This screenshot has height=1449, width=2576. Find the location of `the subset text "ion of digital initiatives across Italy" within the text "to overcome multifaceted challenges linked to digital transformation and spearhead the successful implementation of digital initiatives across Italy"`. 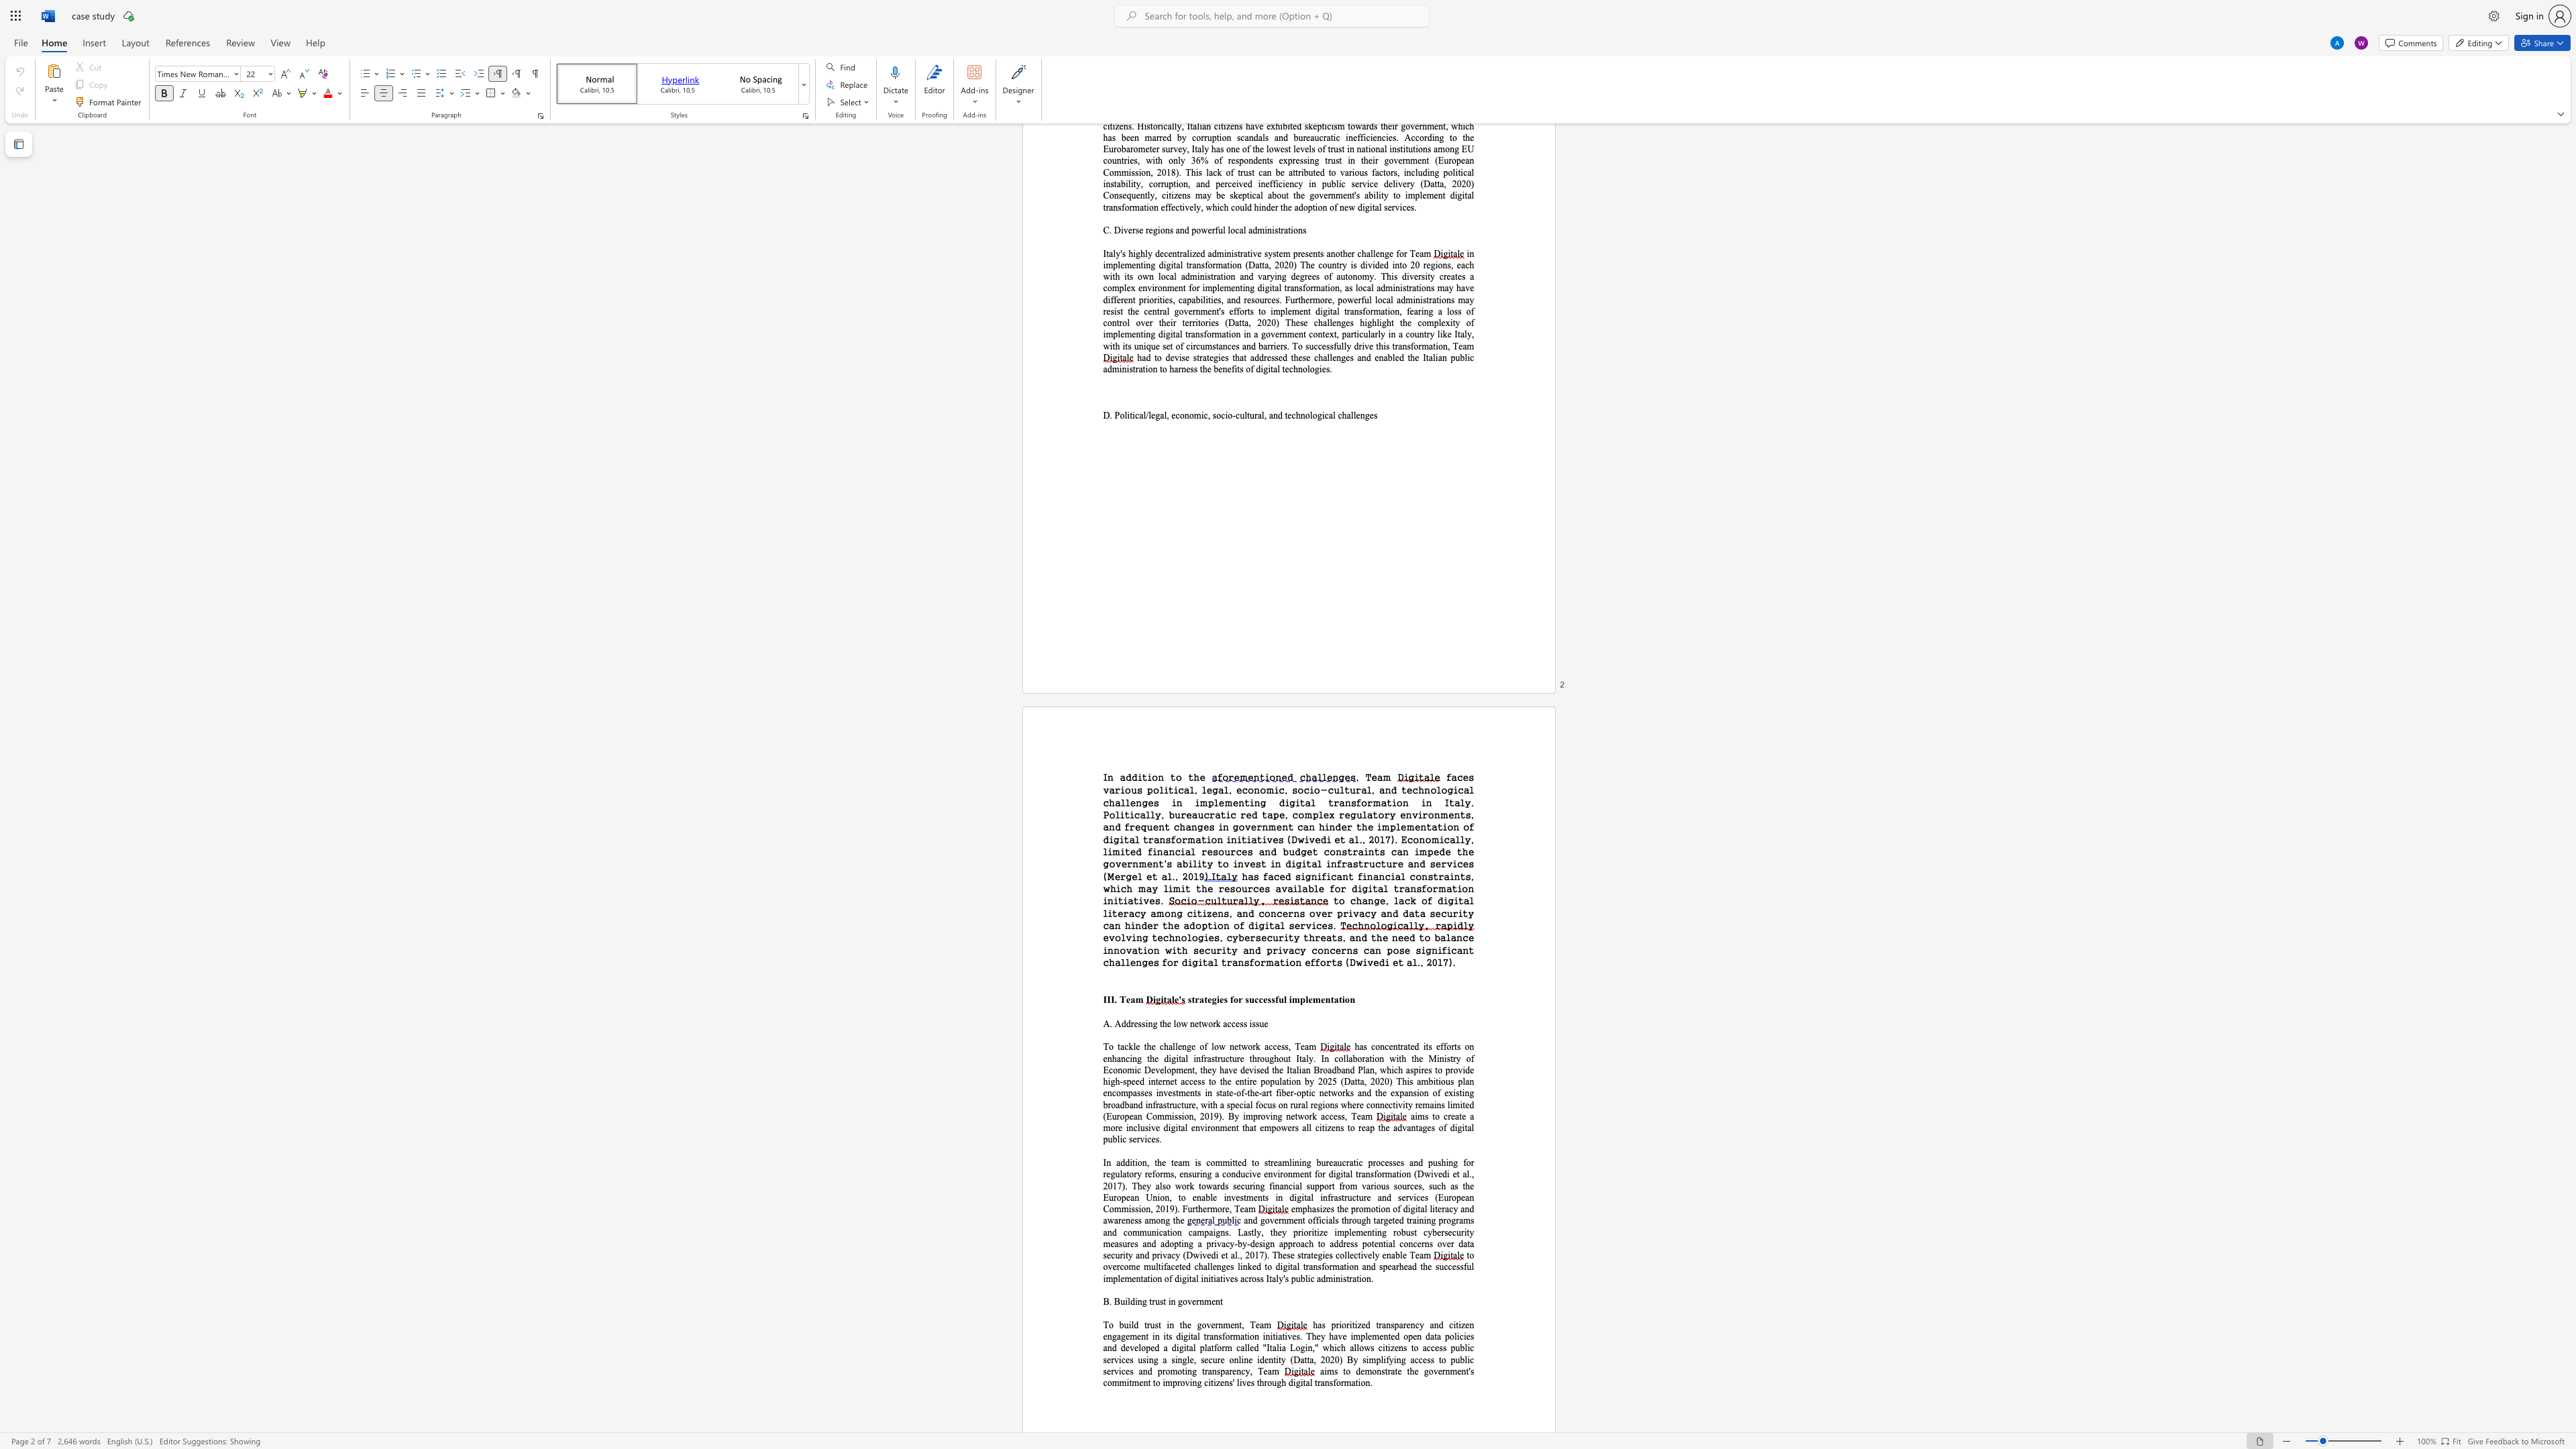

the subset text "ion of digital initiatives across Italy" within the text "to overcome multifaceted challenges linked to digital transformation and spearhead the successful implementation of digital initiatives across Italy" is located at coordinates (1149, 1277).